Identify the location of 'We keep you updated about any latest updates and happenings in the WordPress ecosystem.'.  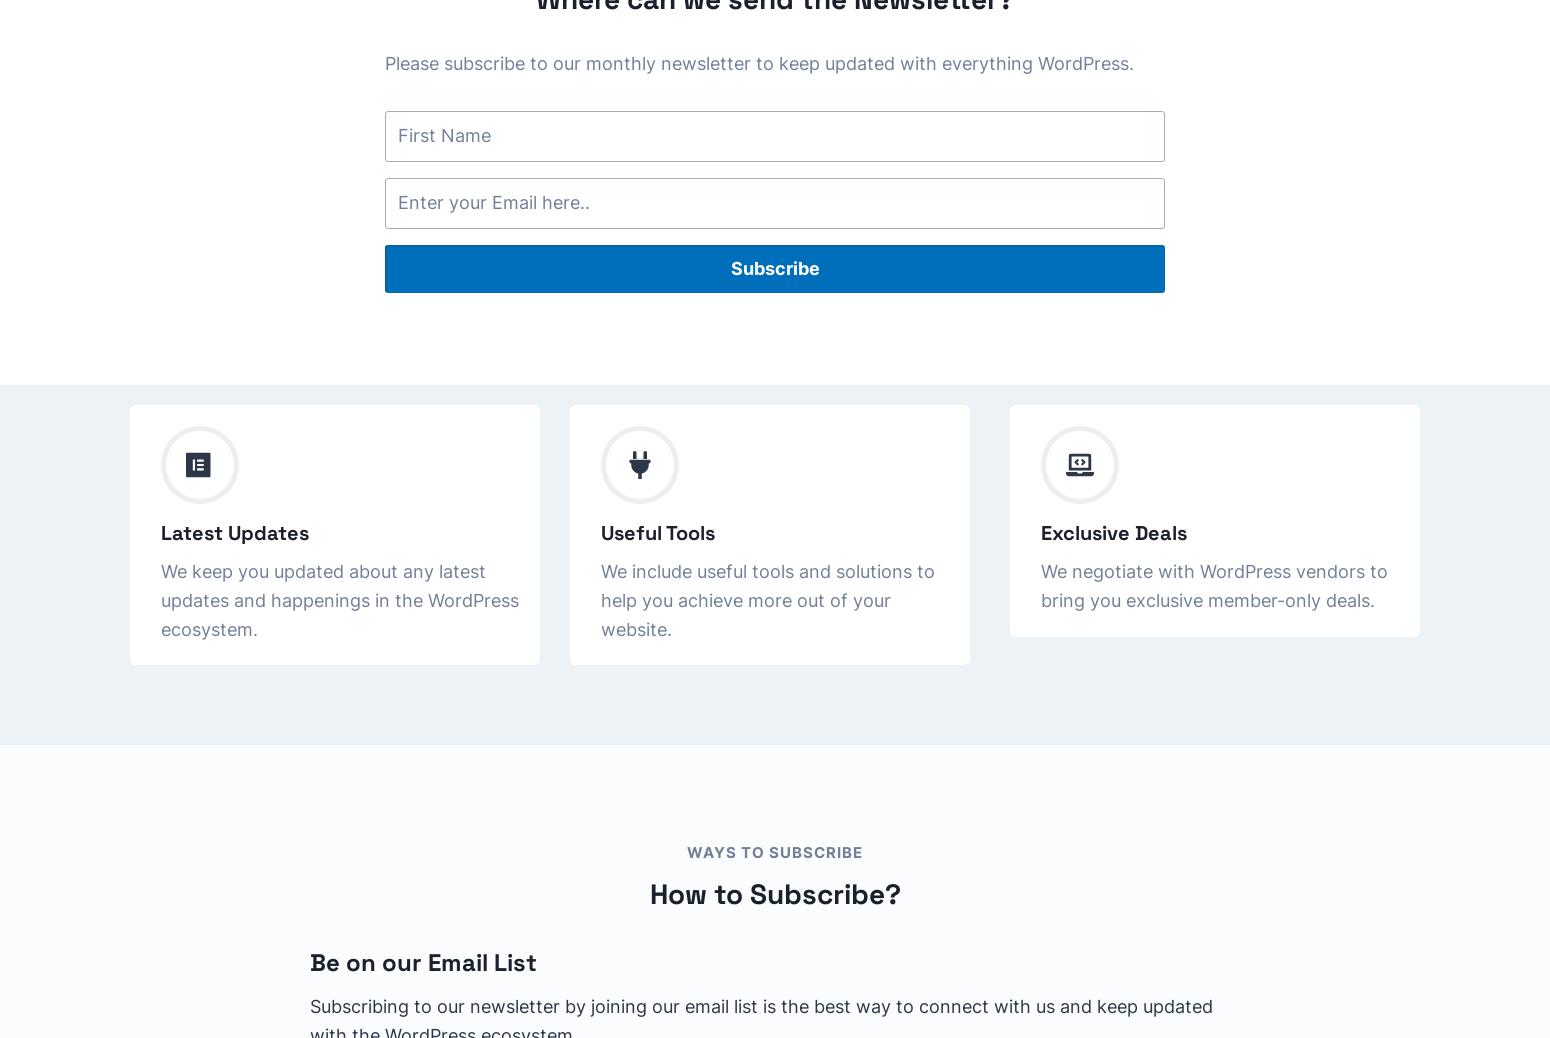
(339, 598).